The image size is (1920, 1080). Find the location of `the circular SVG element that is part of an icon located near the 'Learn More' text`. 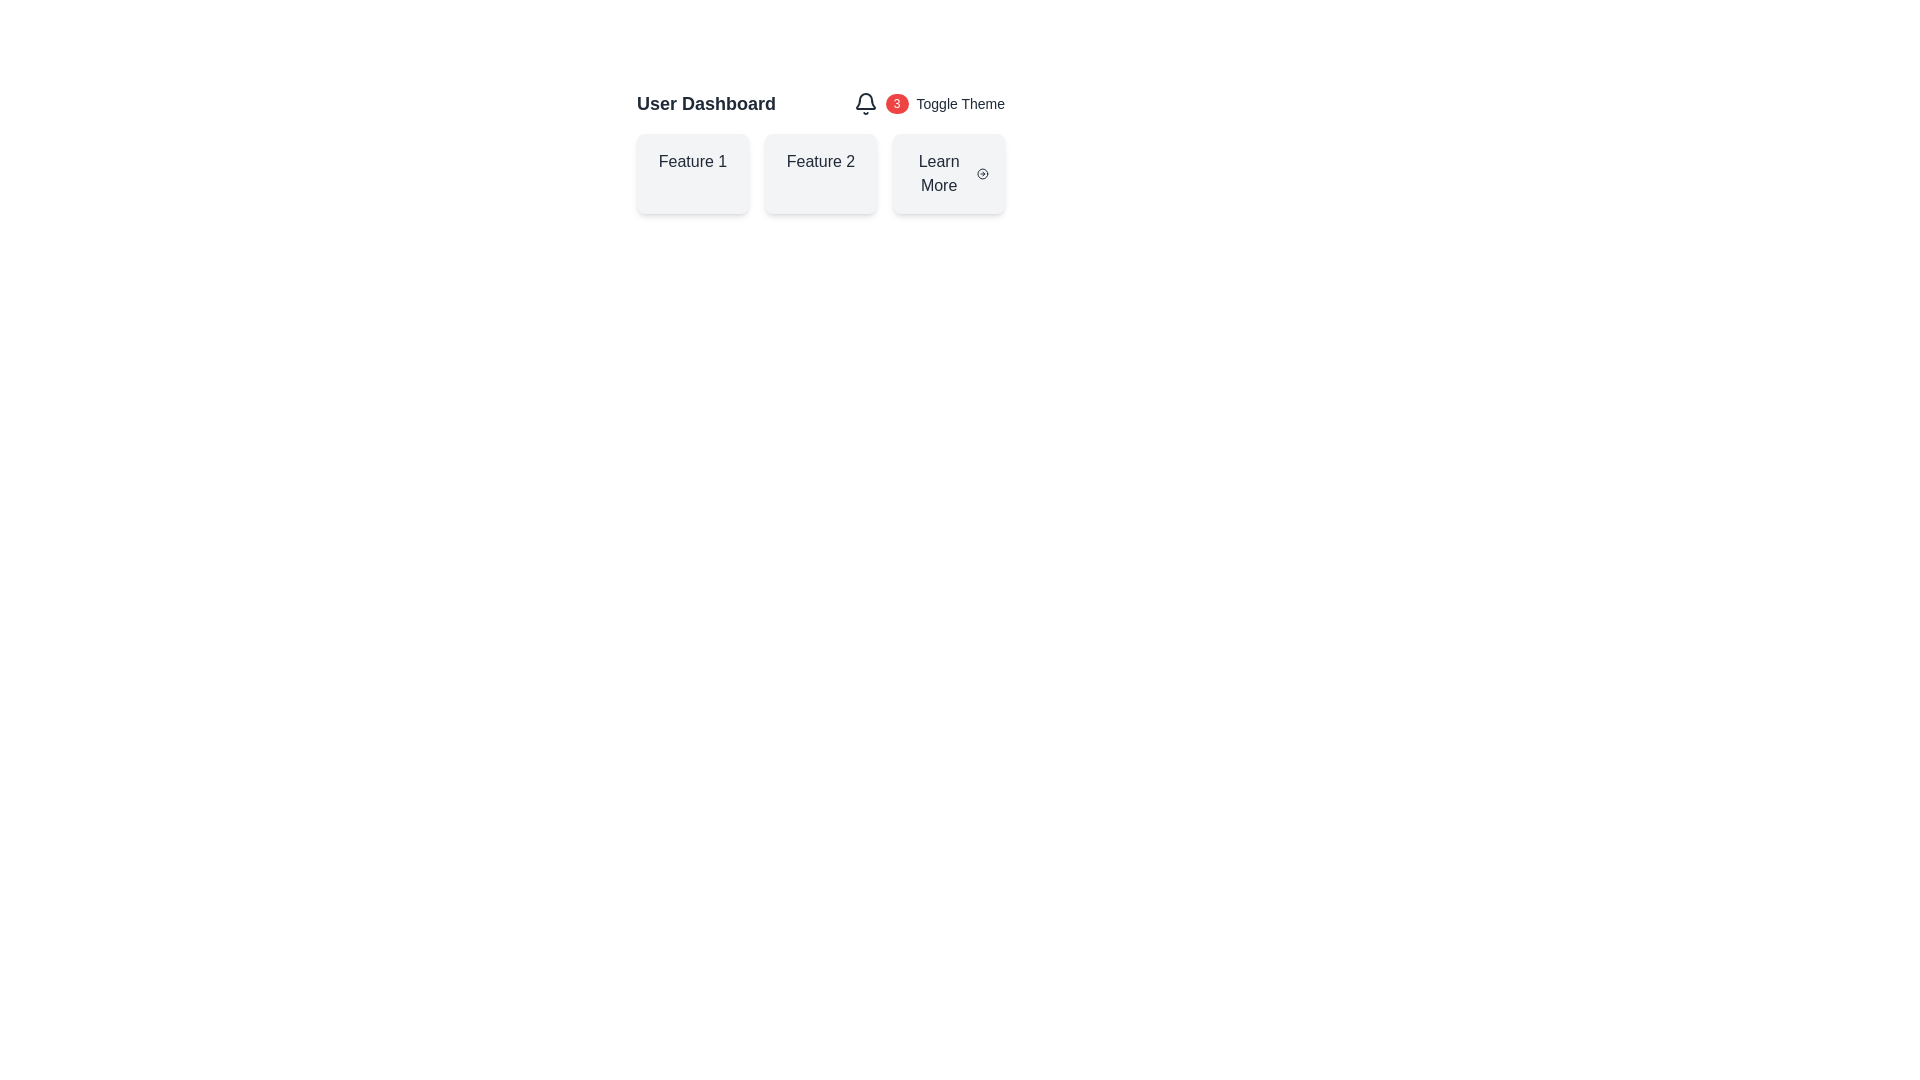

the circular SVG element that is part of an icon located near the 'Learn More' text is located at coordinates (983, 172).